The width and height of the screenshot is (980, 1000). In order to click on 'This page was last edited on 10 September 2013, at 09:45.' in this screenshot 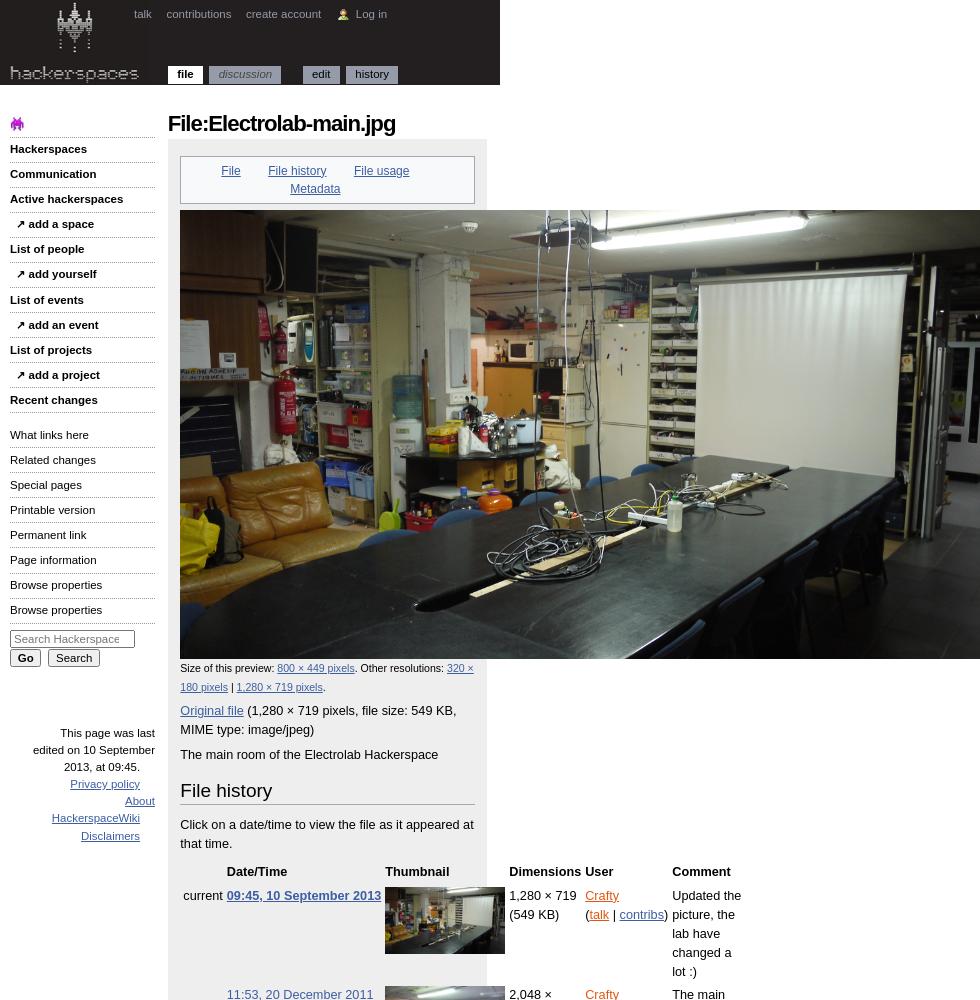, I will do `click(93, 748)`.